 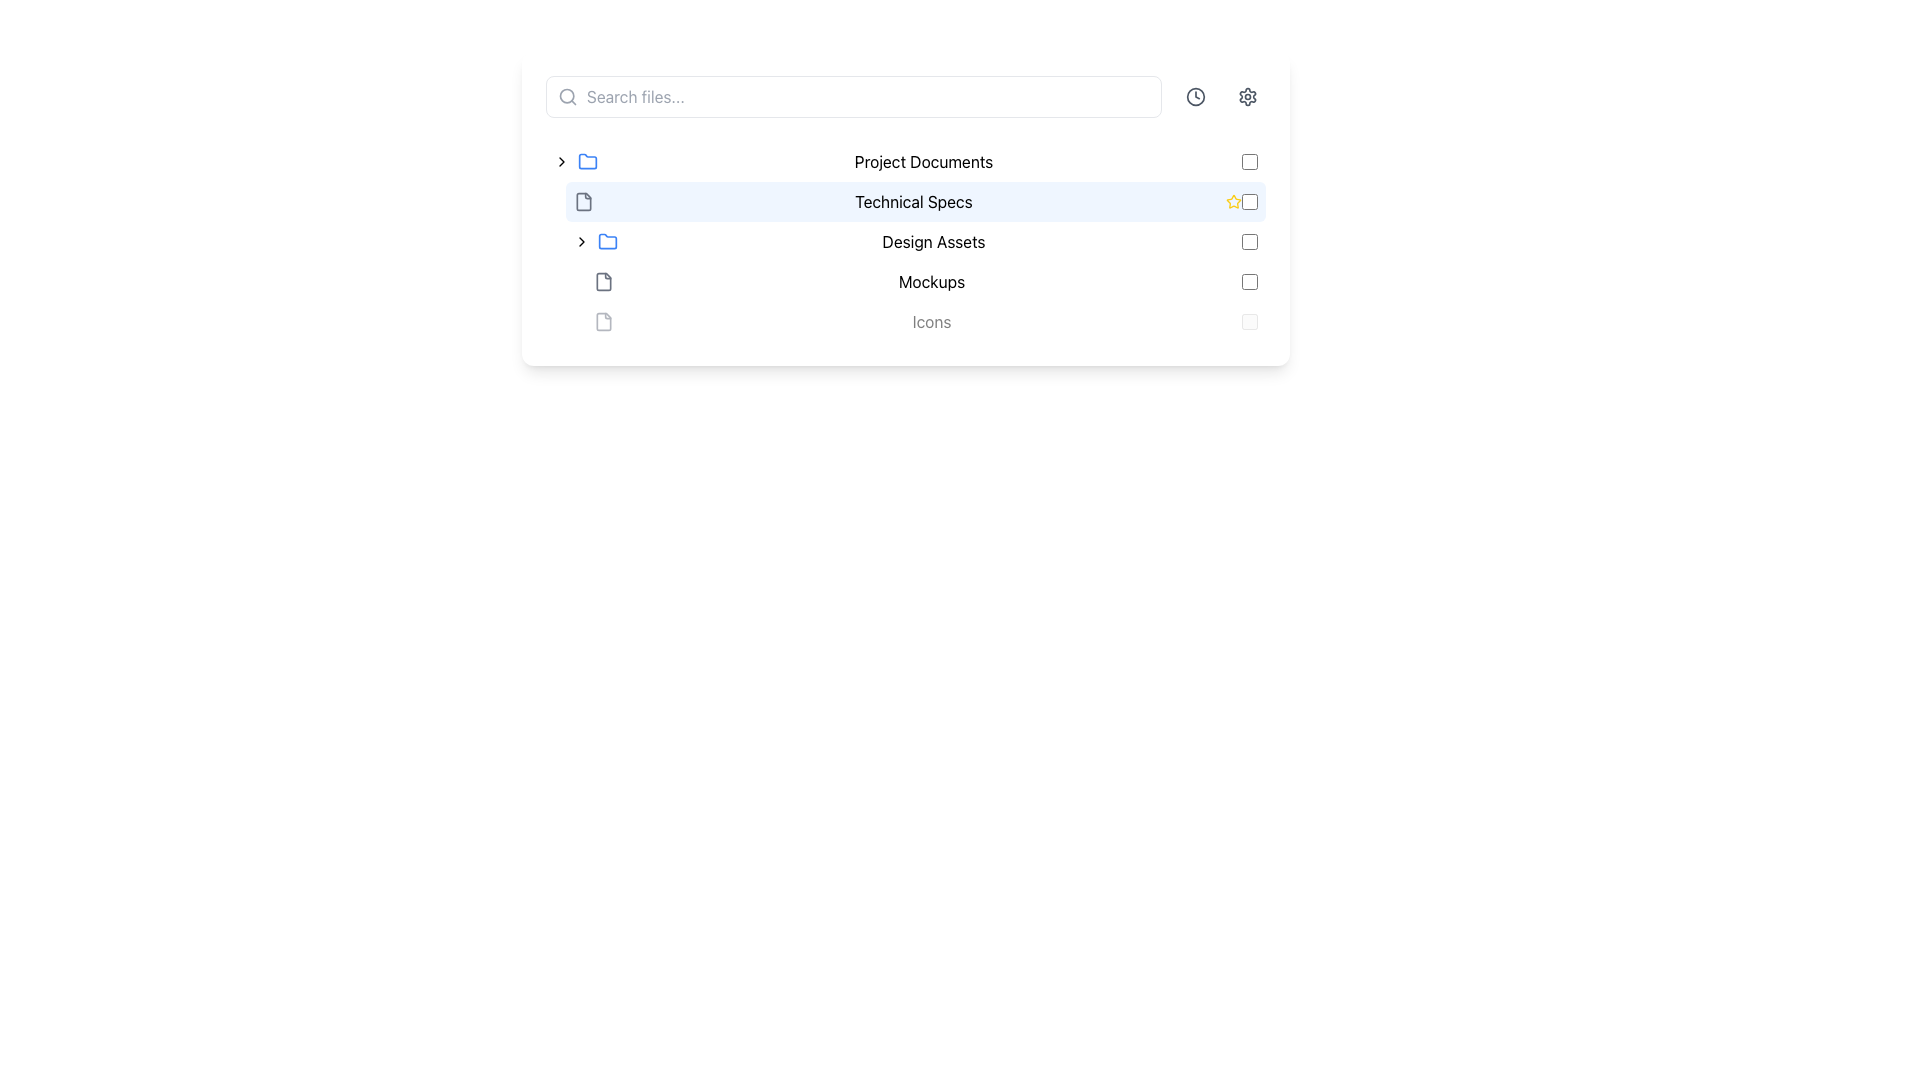 I want to click on the clock icon located in the header area, to the right of the search bar and adjacent to the gear icon, so click(x=1195, y=96).